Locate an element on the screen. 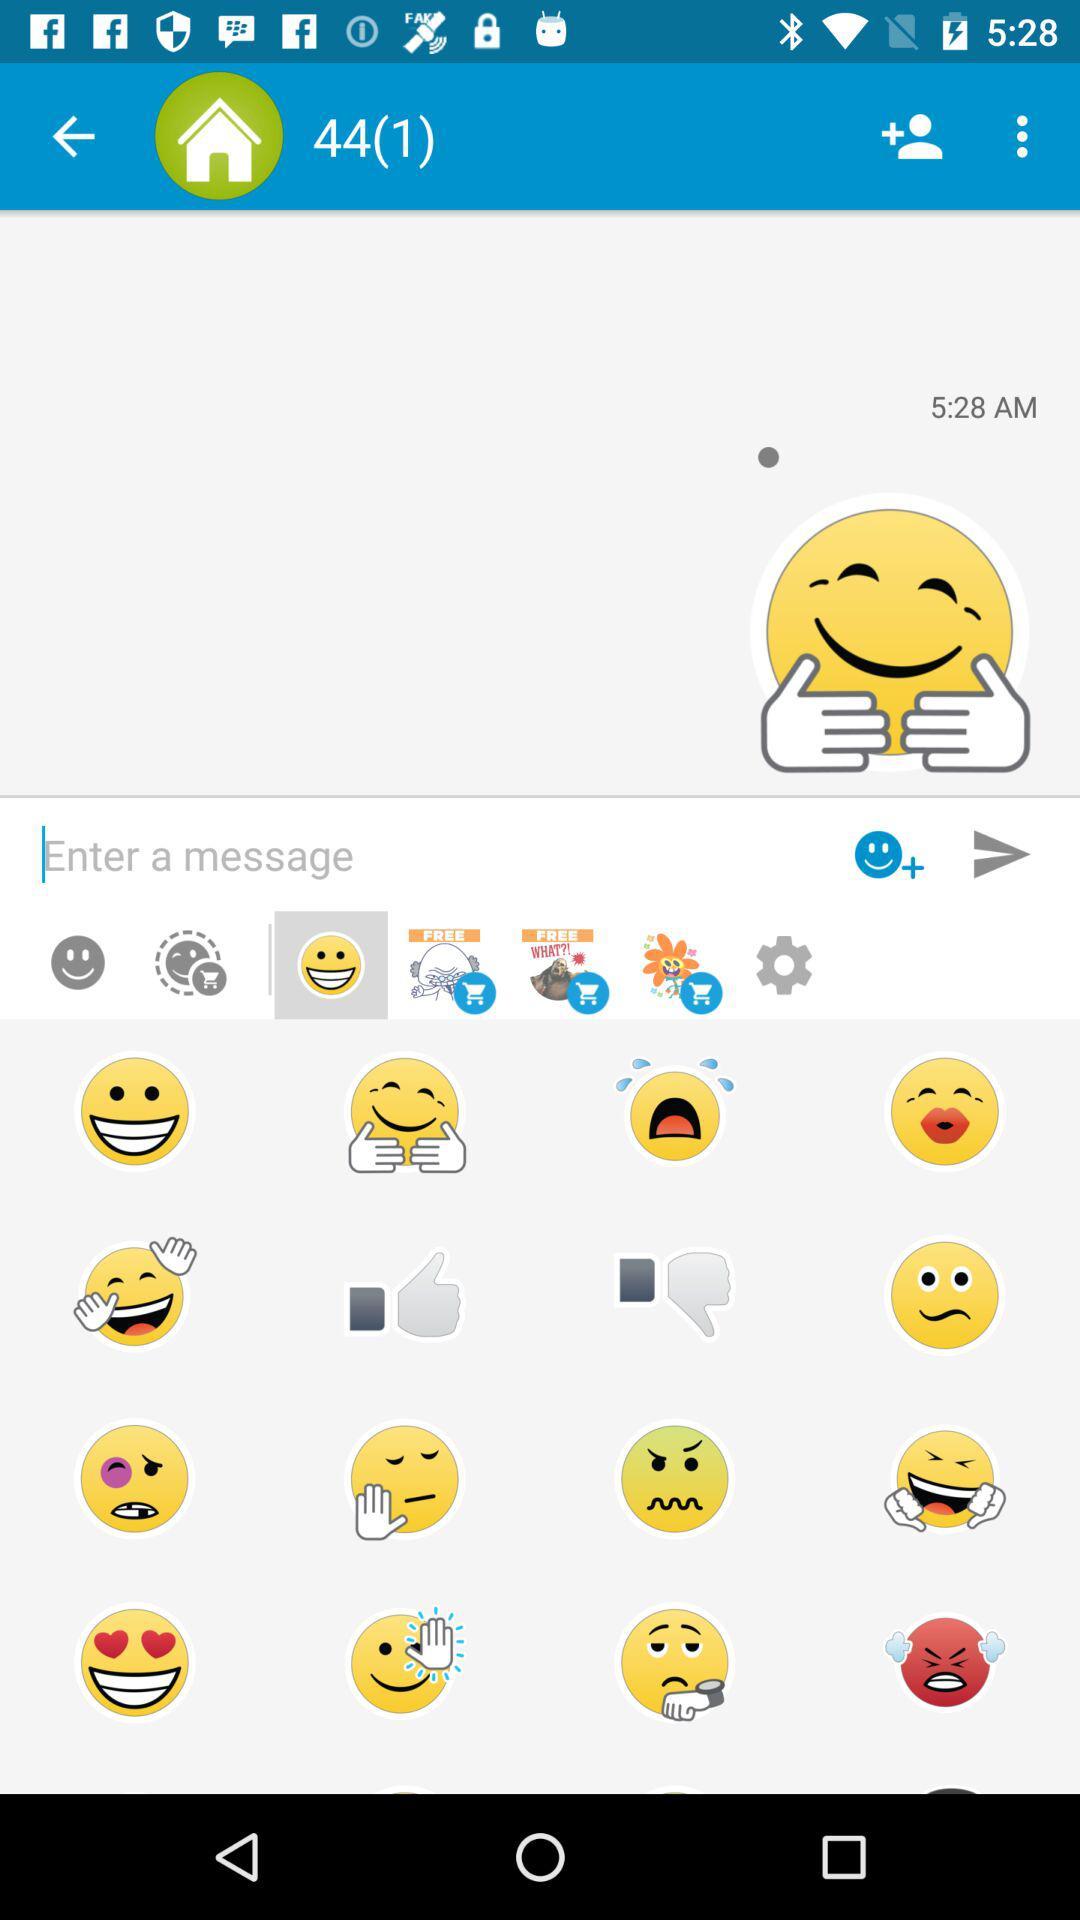 The height and width of the screenshot is (1920, 1080). item to the right of the (1) is located at coordinates (911, 135).